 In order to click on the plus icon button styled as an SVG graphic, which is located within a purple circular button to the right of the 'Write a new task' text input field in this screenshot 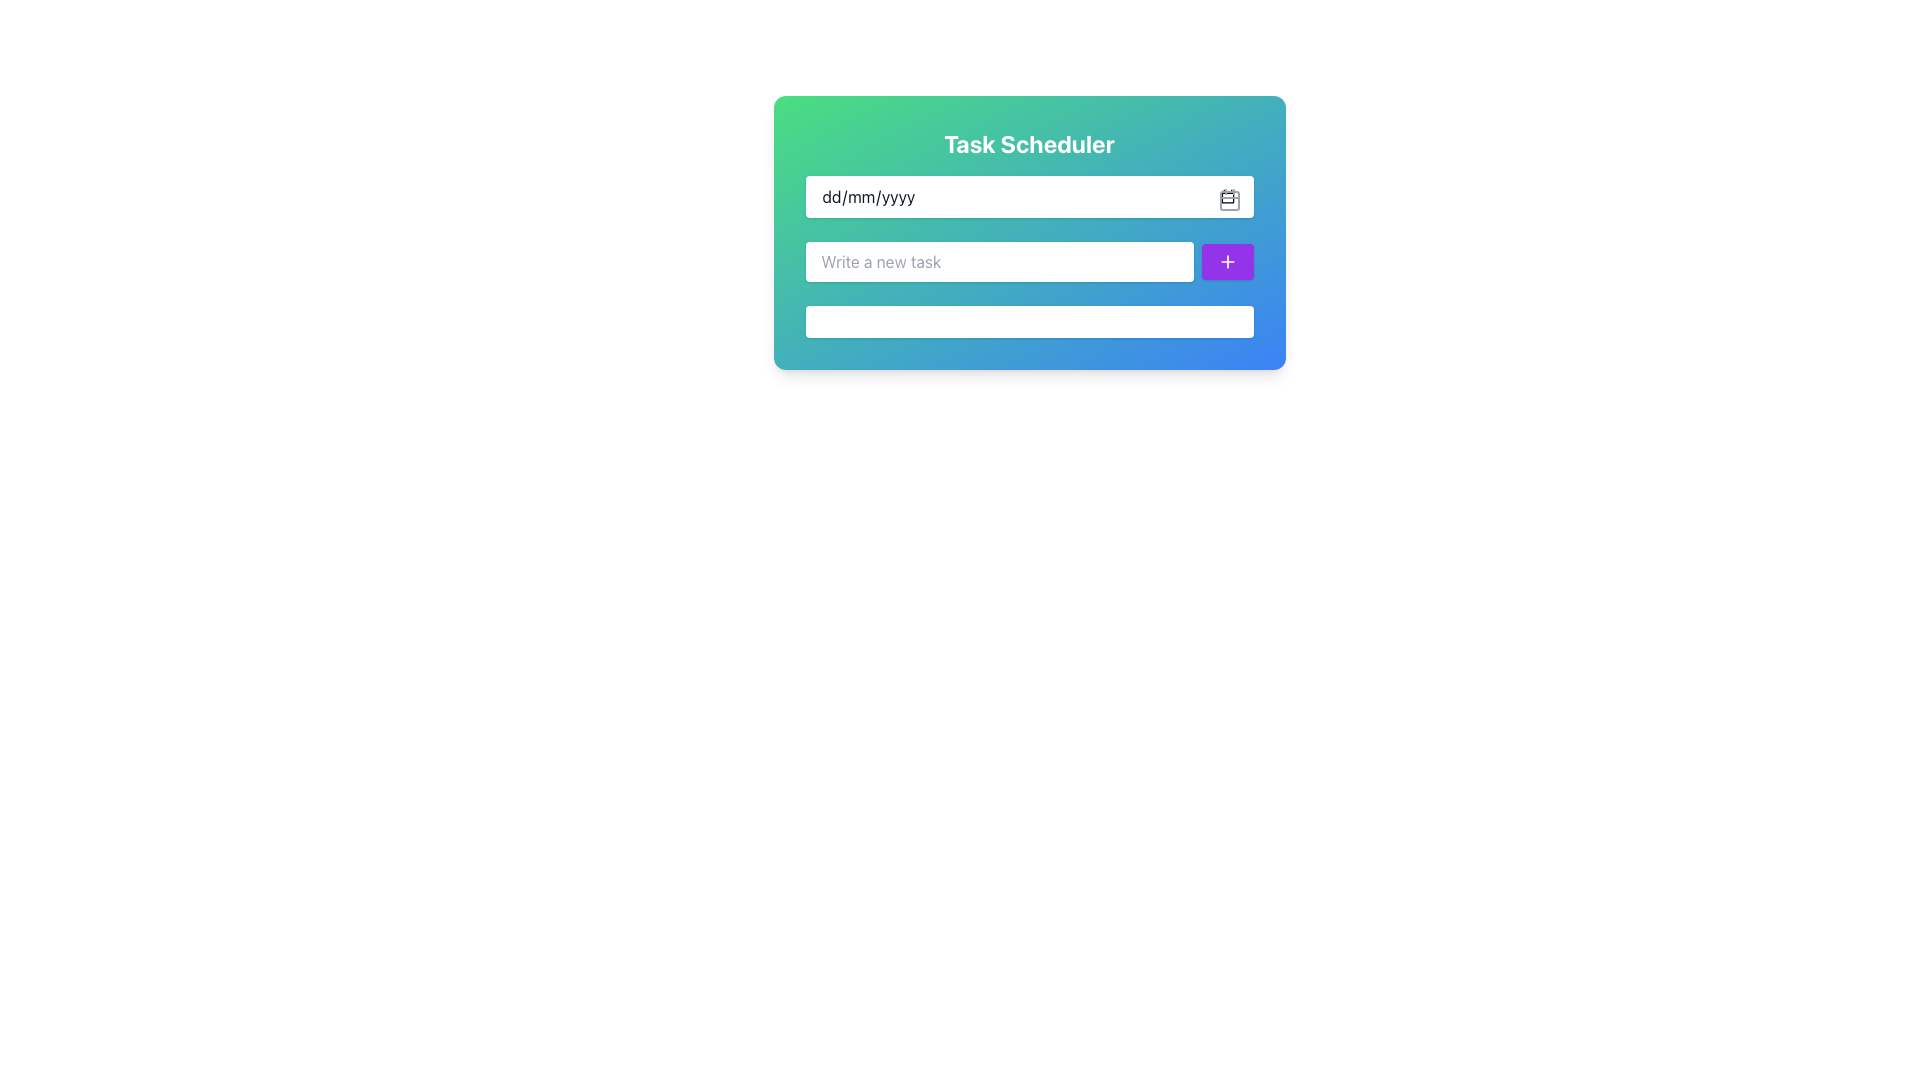, I will do `click(1226, 261)`.